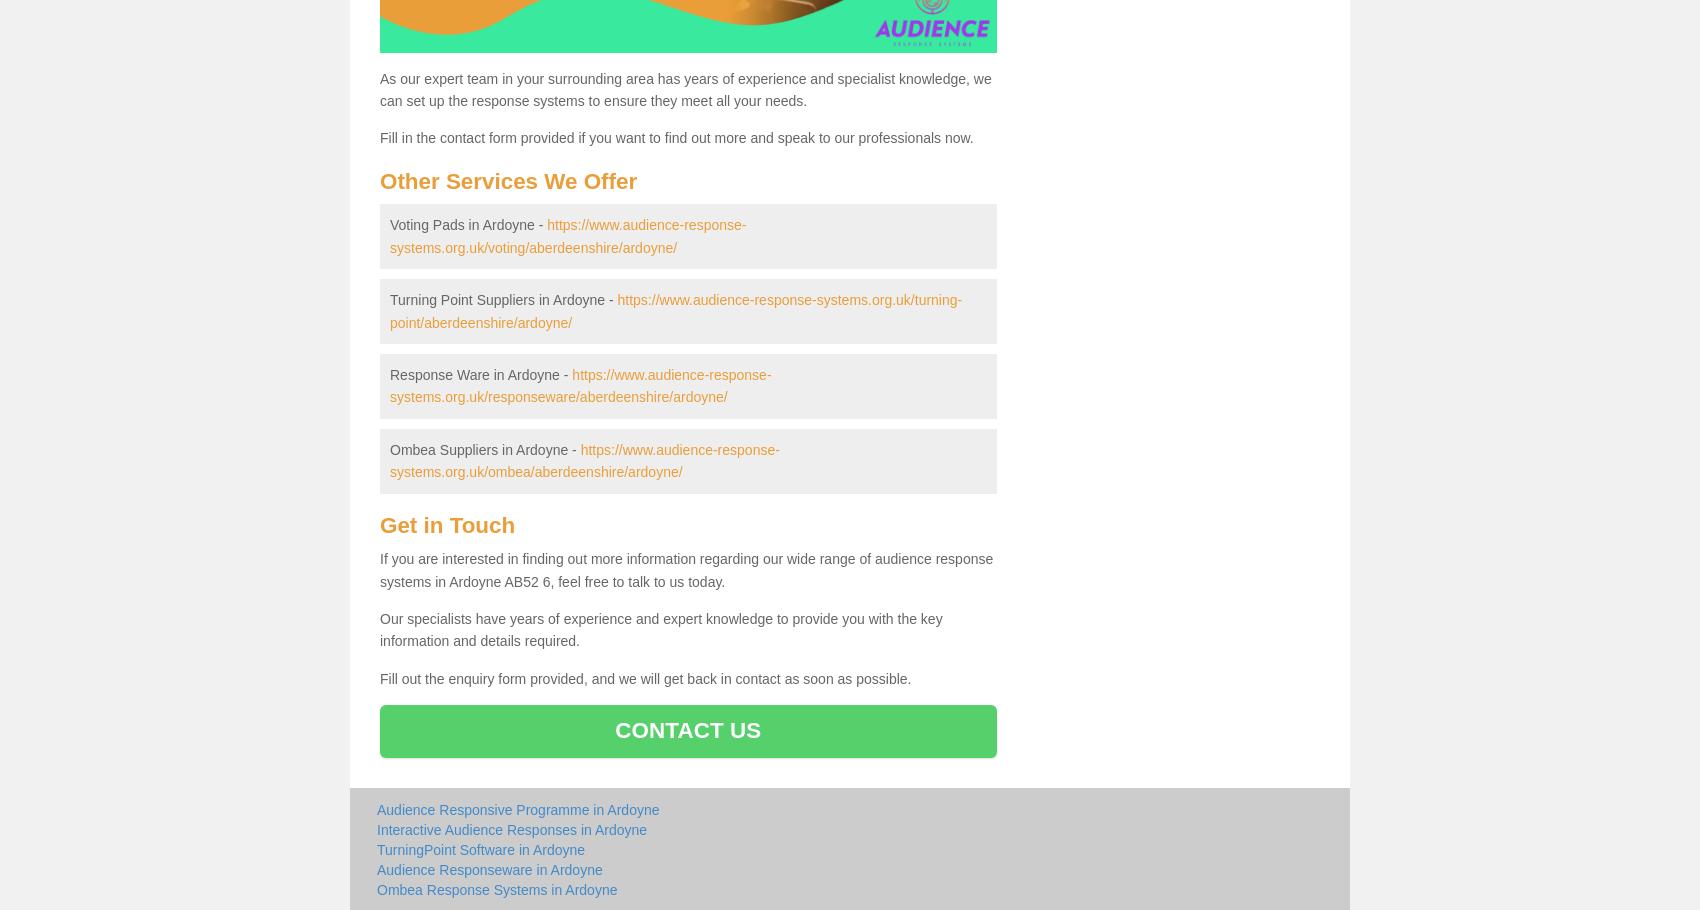  What do you see at coordinates (388, 459) in the screenshot?
I see `'https://www.audience-response-systems.org.uk/ombea/aberdeenshire/ardoyne/'` at bounding box center [388, 459].